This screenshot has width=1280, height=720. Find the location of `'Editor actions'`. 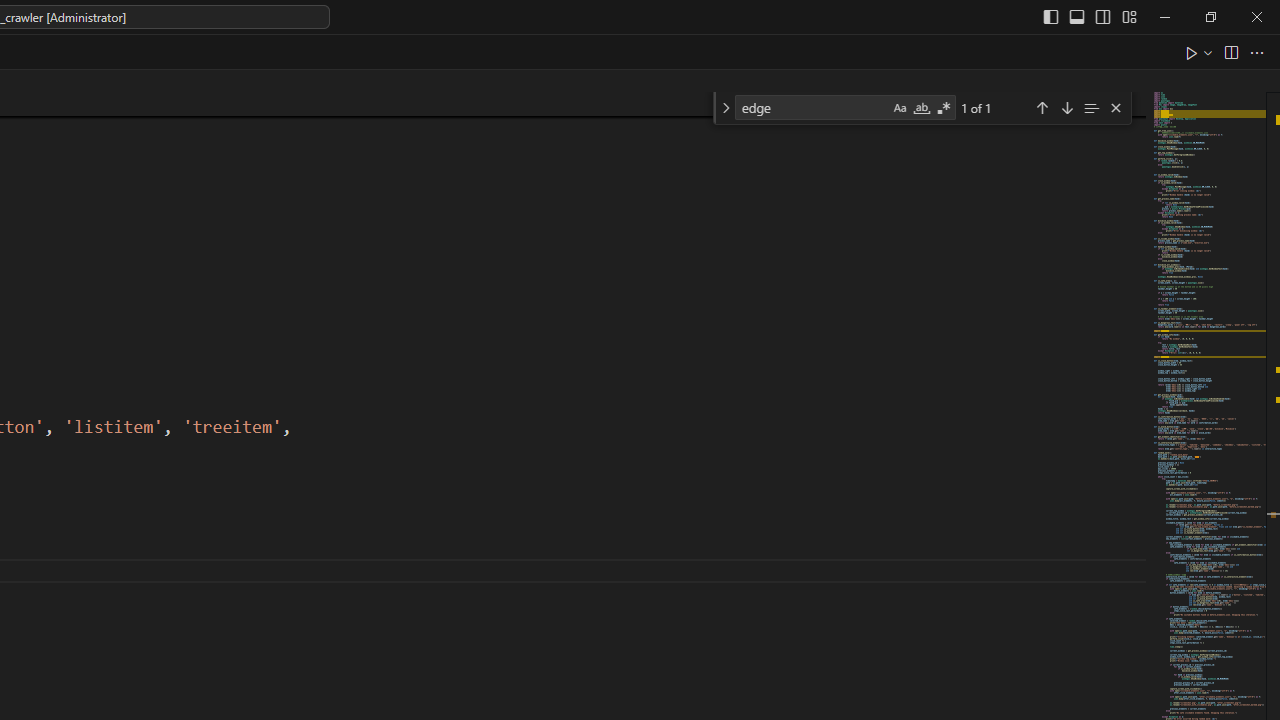

'Editor actions' is located at coordinates (1225, 51).